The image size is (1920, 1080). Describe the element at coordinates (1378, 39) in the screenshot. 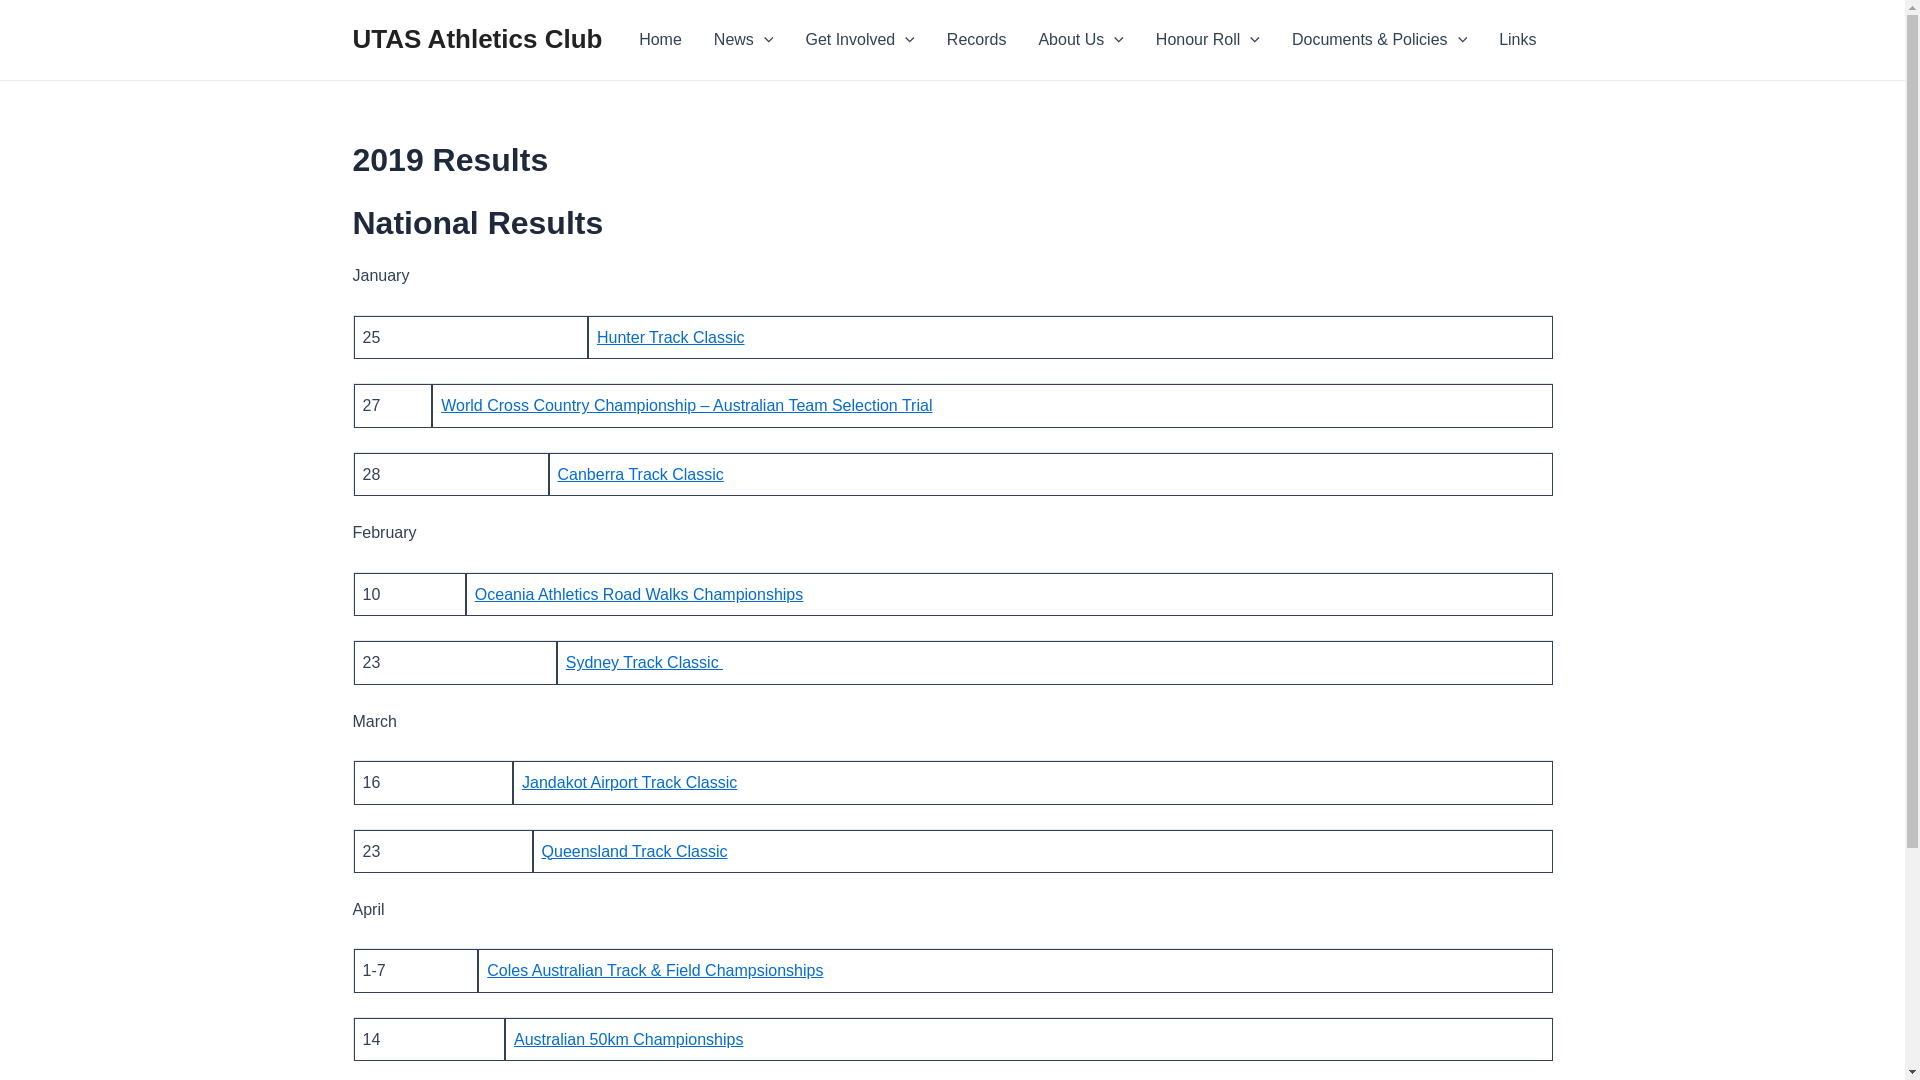

I see `'Documents & Policies'` at that location.